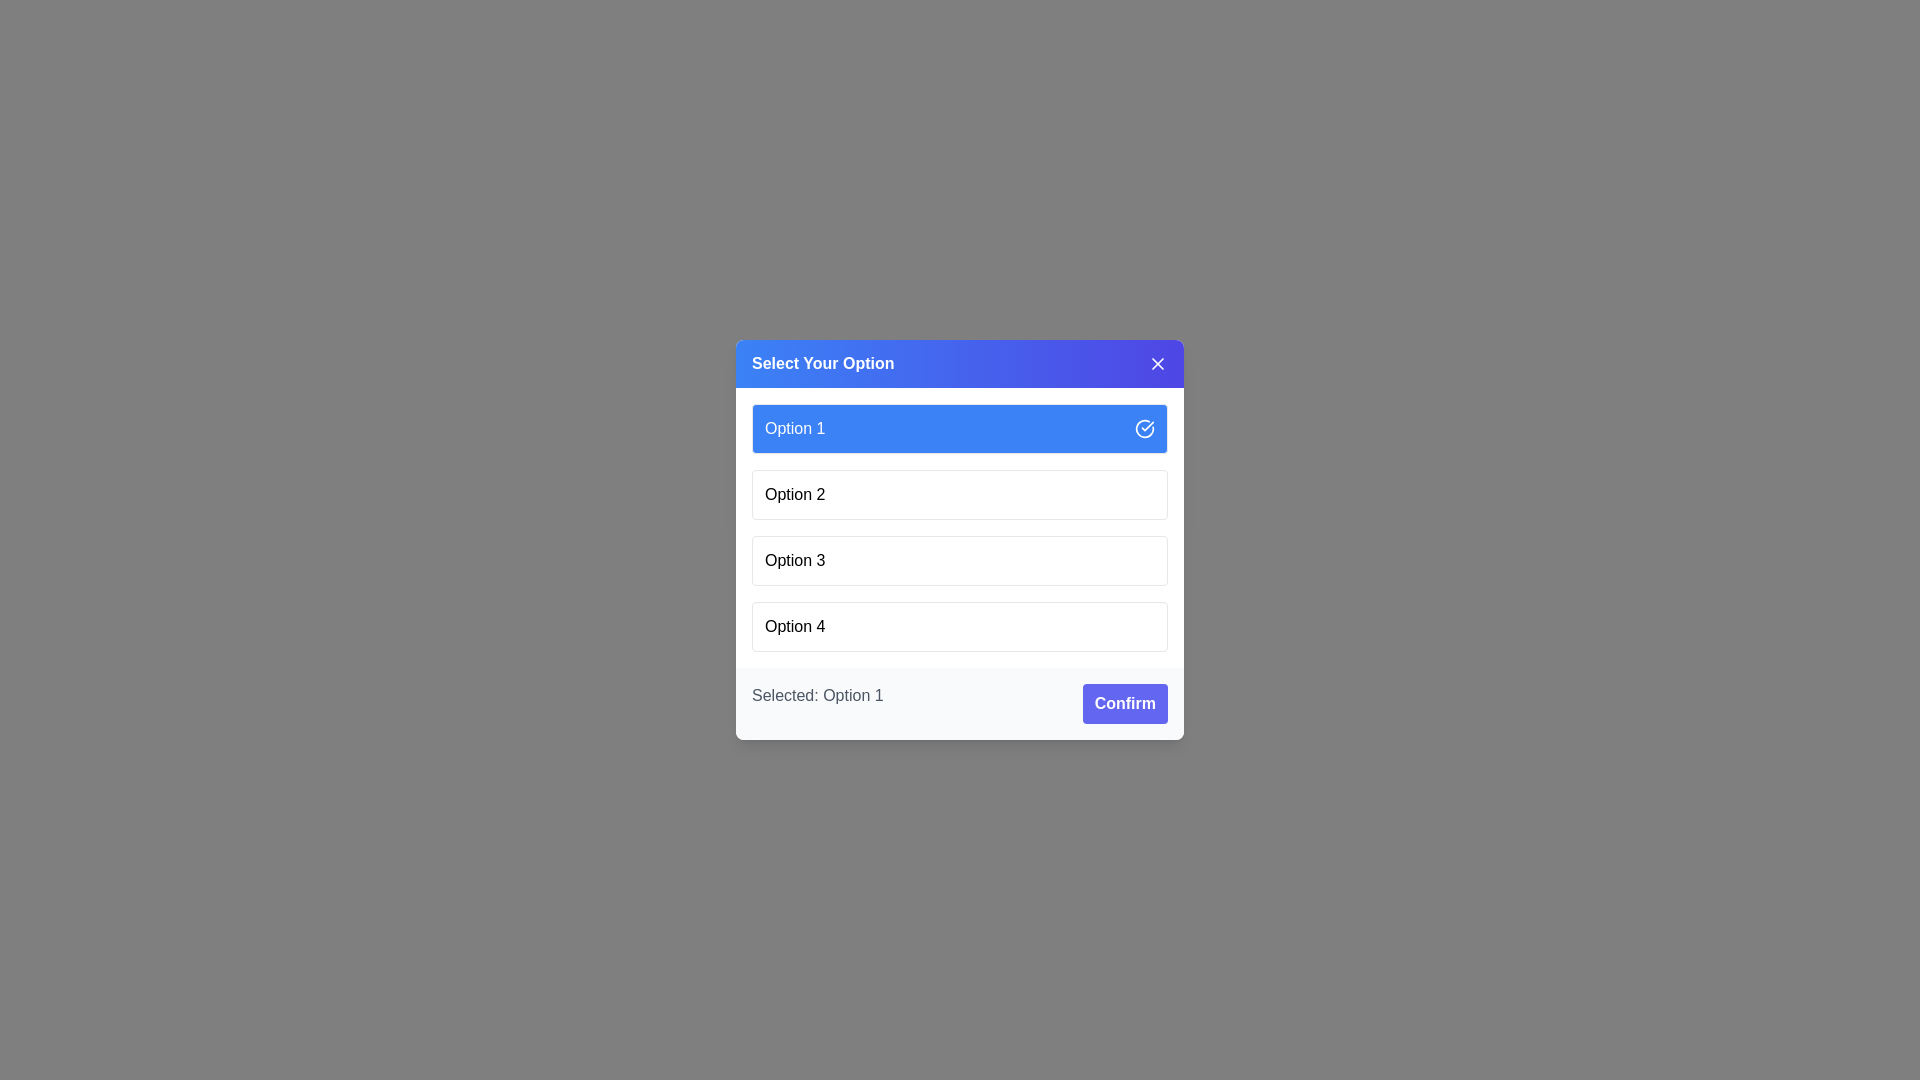 Image resolution: width=1920 pixels, height=1080 pixels. I want to click on the third selectable option button in the menu, so click(960, 540).